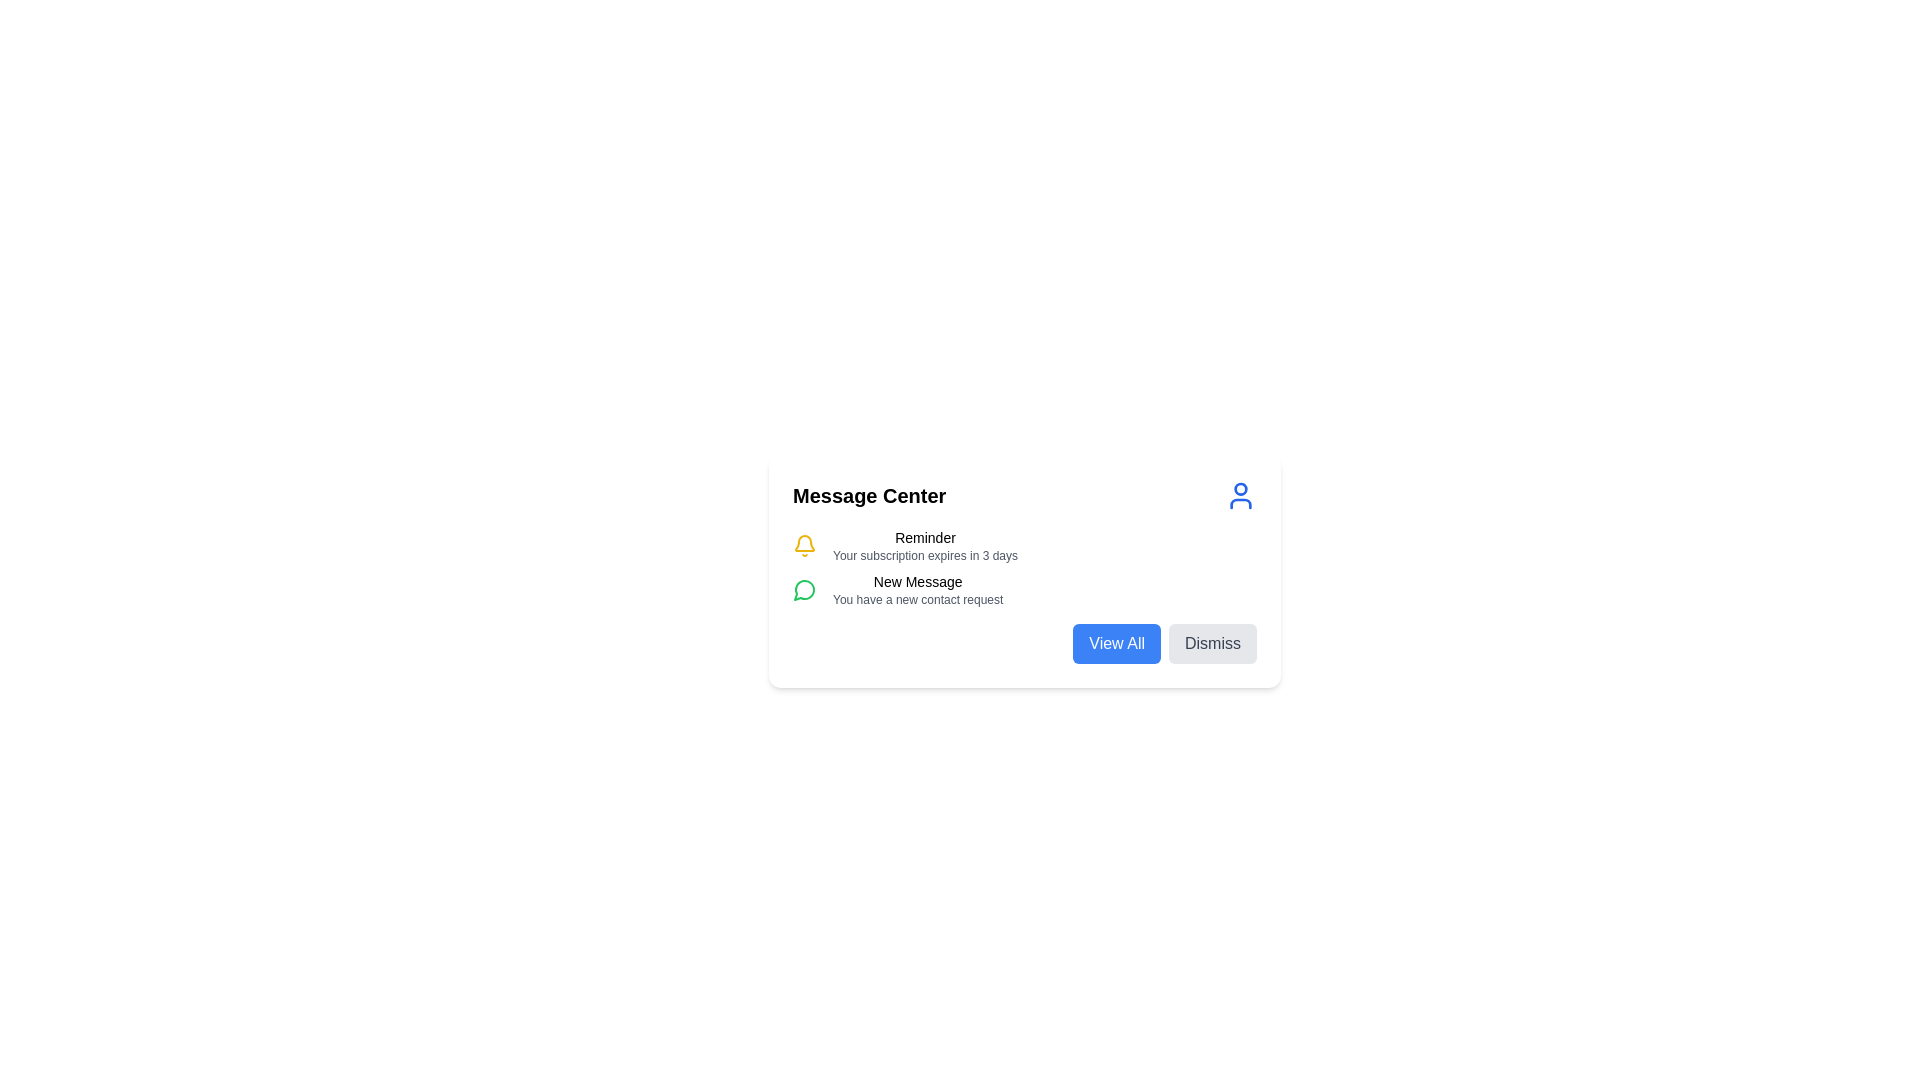  I want to click on the 'View All' button, which is a rectangular button with a blue background and white text, located at the bottom-right corner of the 'Message Center' panel, so click(1116, 644).